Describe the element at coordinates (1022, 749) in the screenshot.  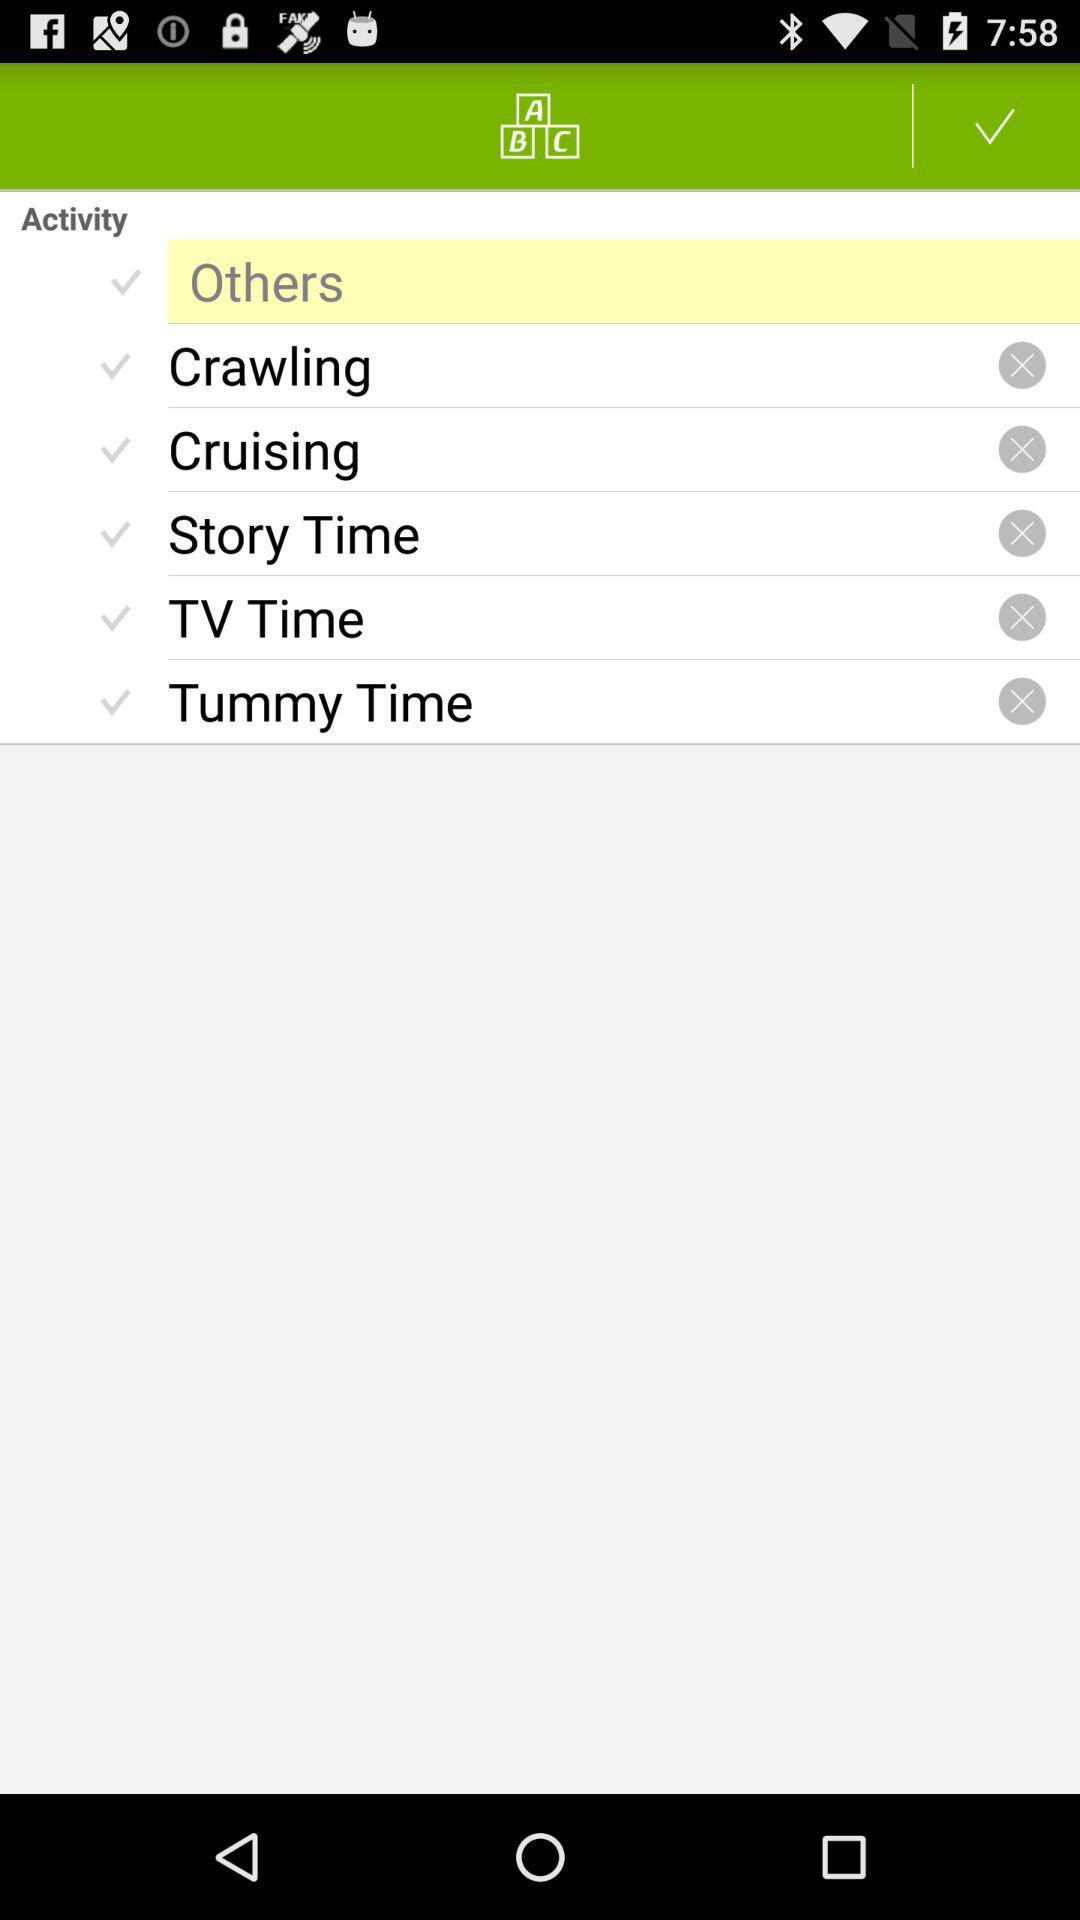
I see `the close icon` at that location.